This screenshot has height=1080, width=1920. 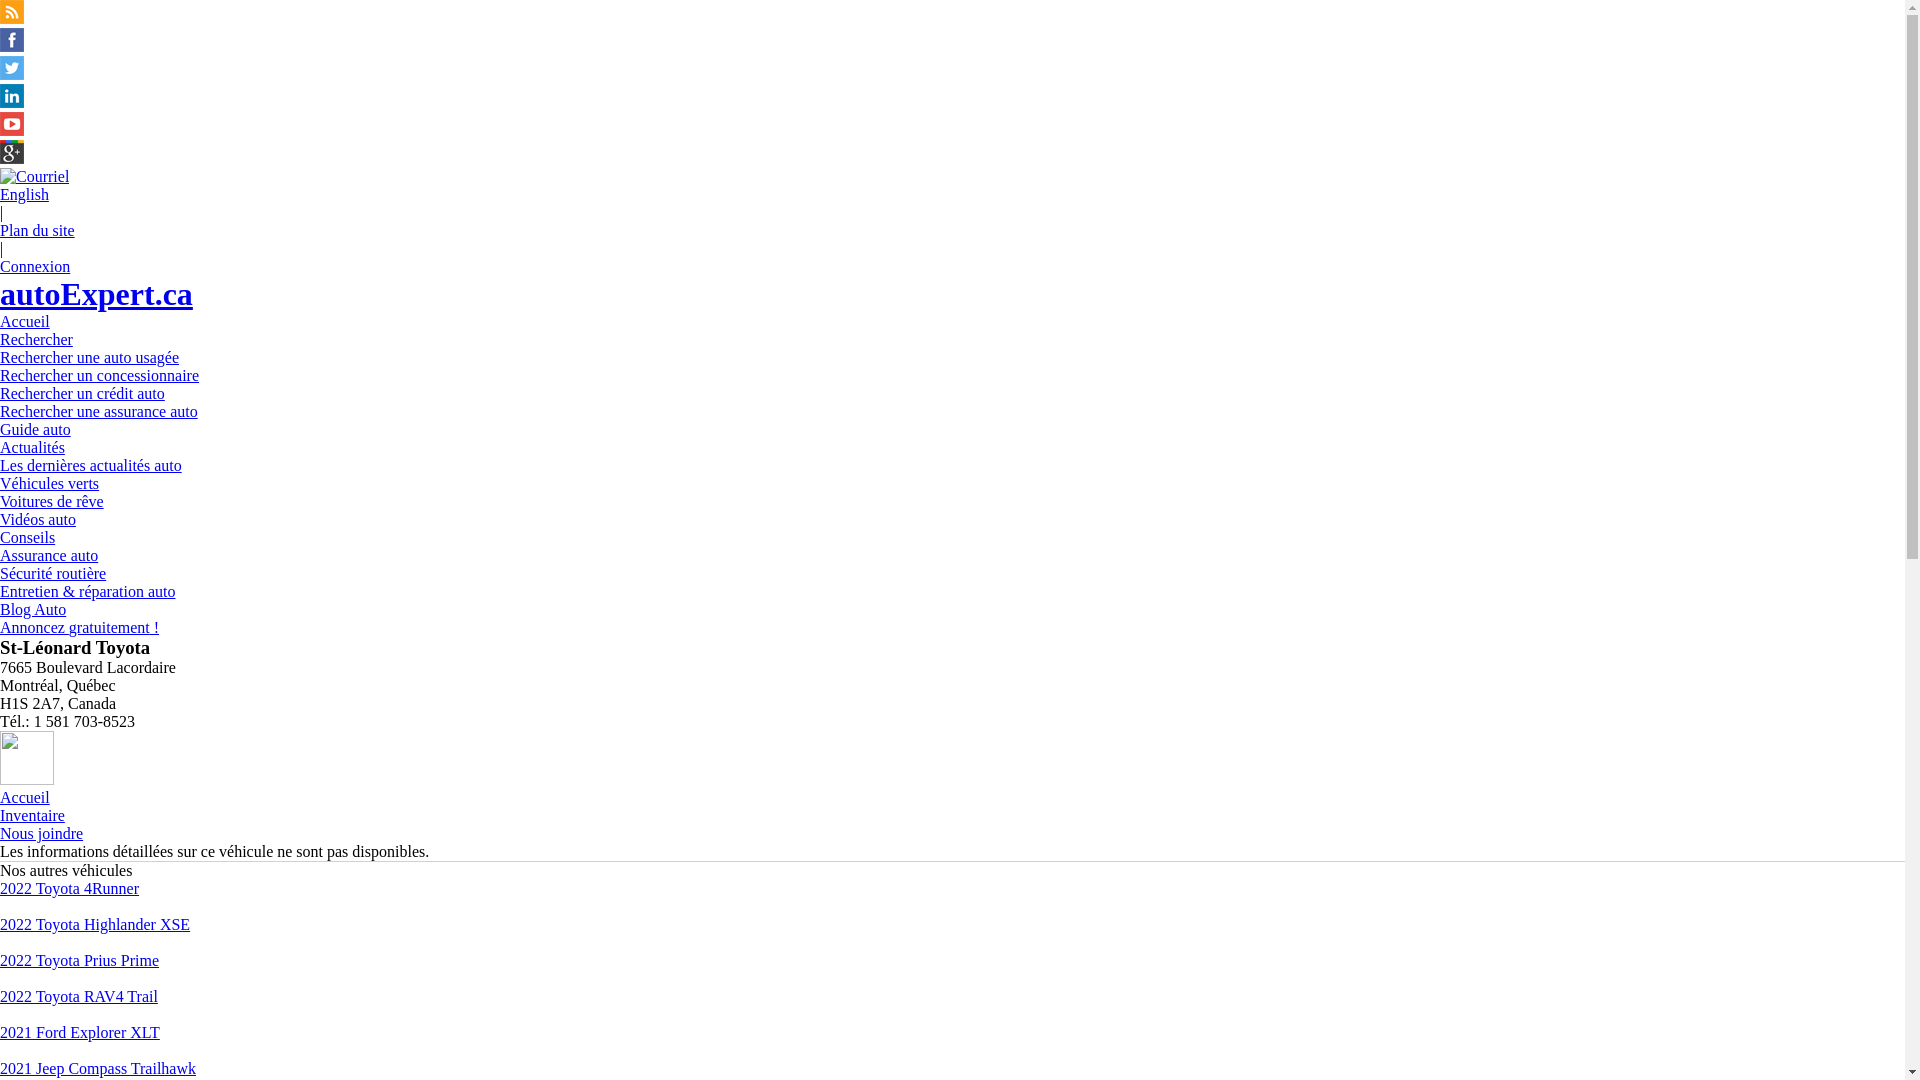 I want to click on 'Accueil', so click(x=0, y=796).